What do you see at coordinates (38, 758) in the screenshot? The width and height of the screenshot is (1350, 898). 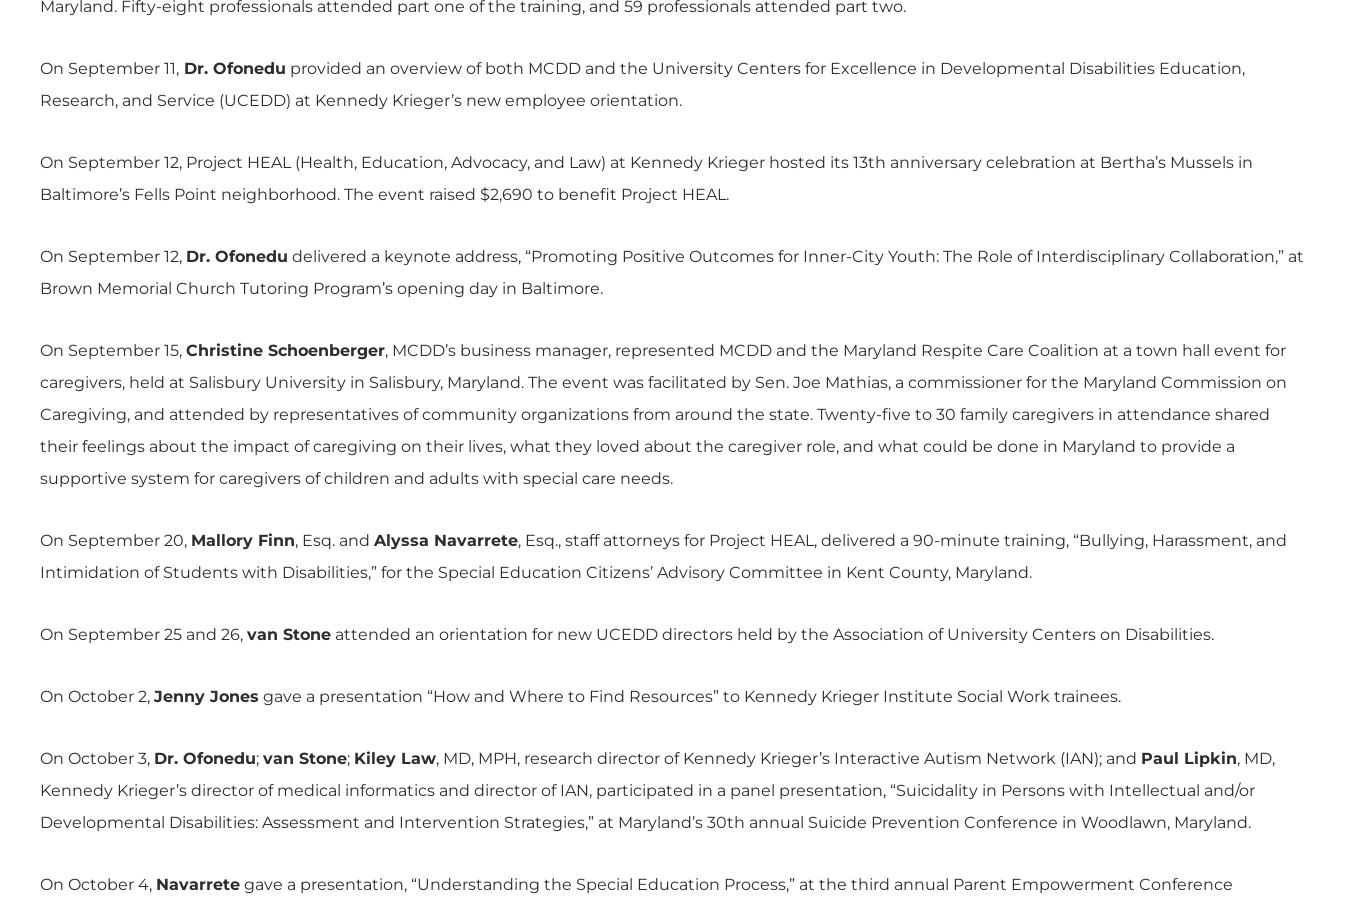 I see `'On October 3,'` at bounding box center [38, 758].